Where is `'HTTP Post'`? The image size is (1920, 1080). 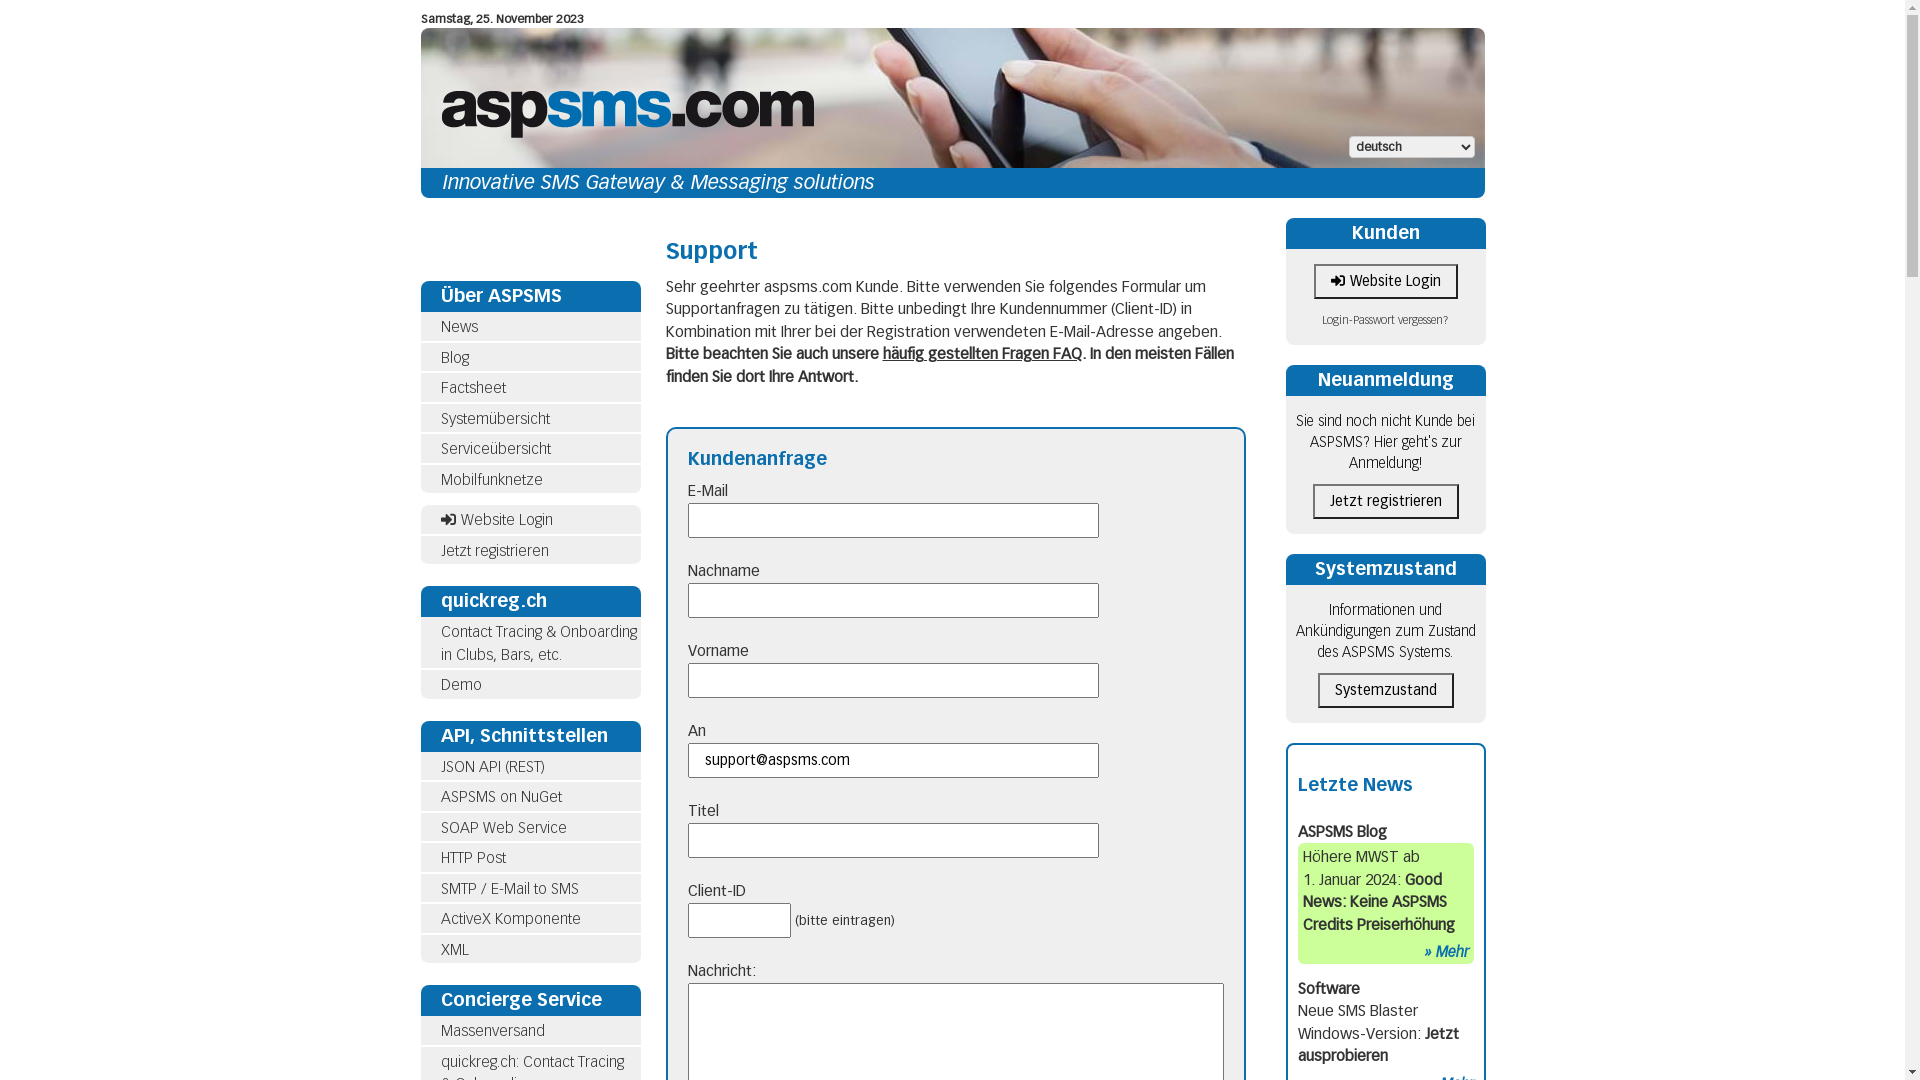
'HTTP Post' is located at coordinates (419, 857).